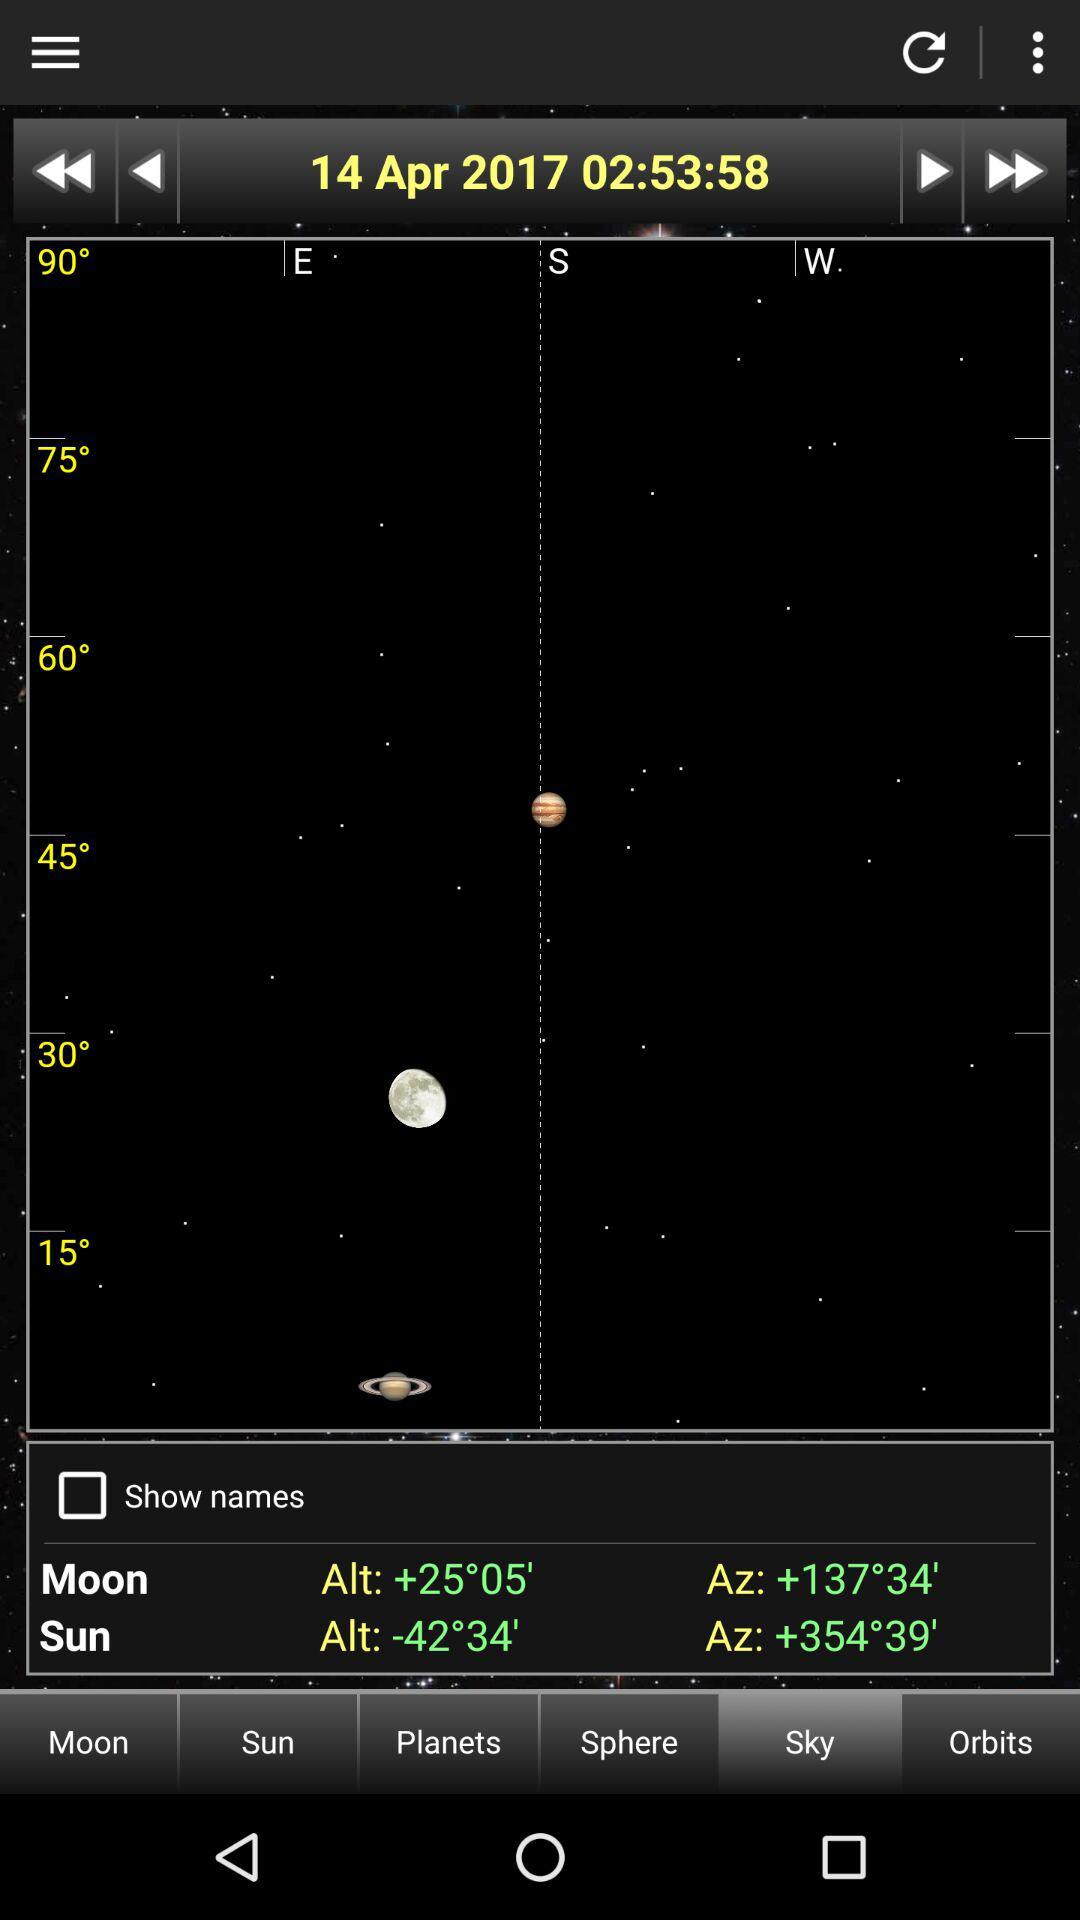 This screenshot has height=1920, width=1080. What do you see at coordinates (1036, 52) in the screenshot?
I see `a new menu` at bounding box center [1036, 52].